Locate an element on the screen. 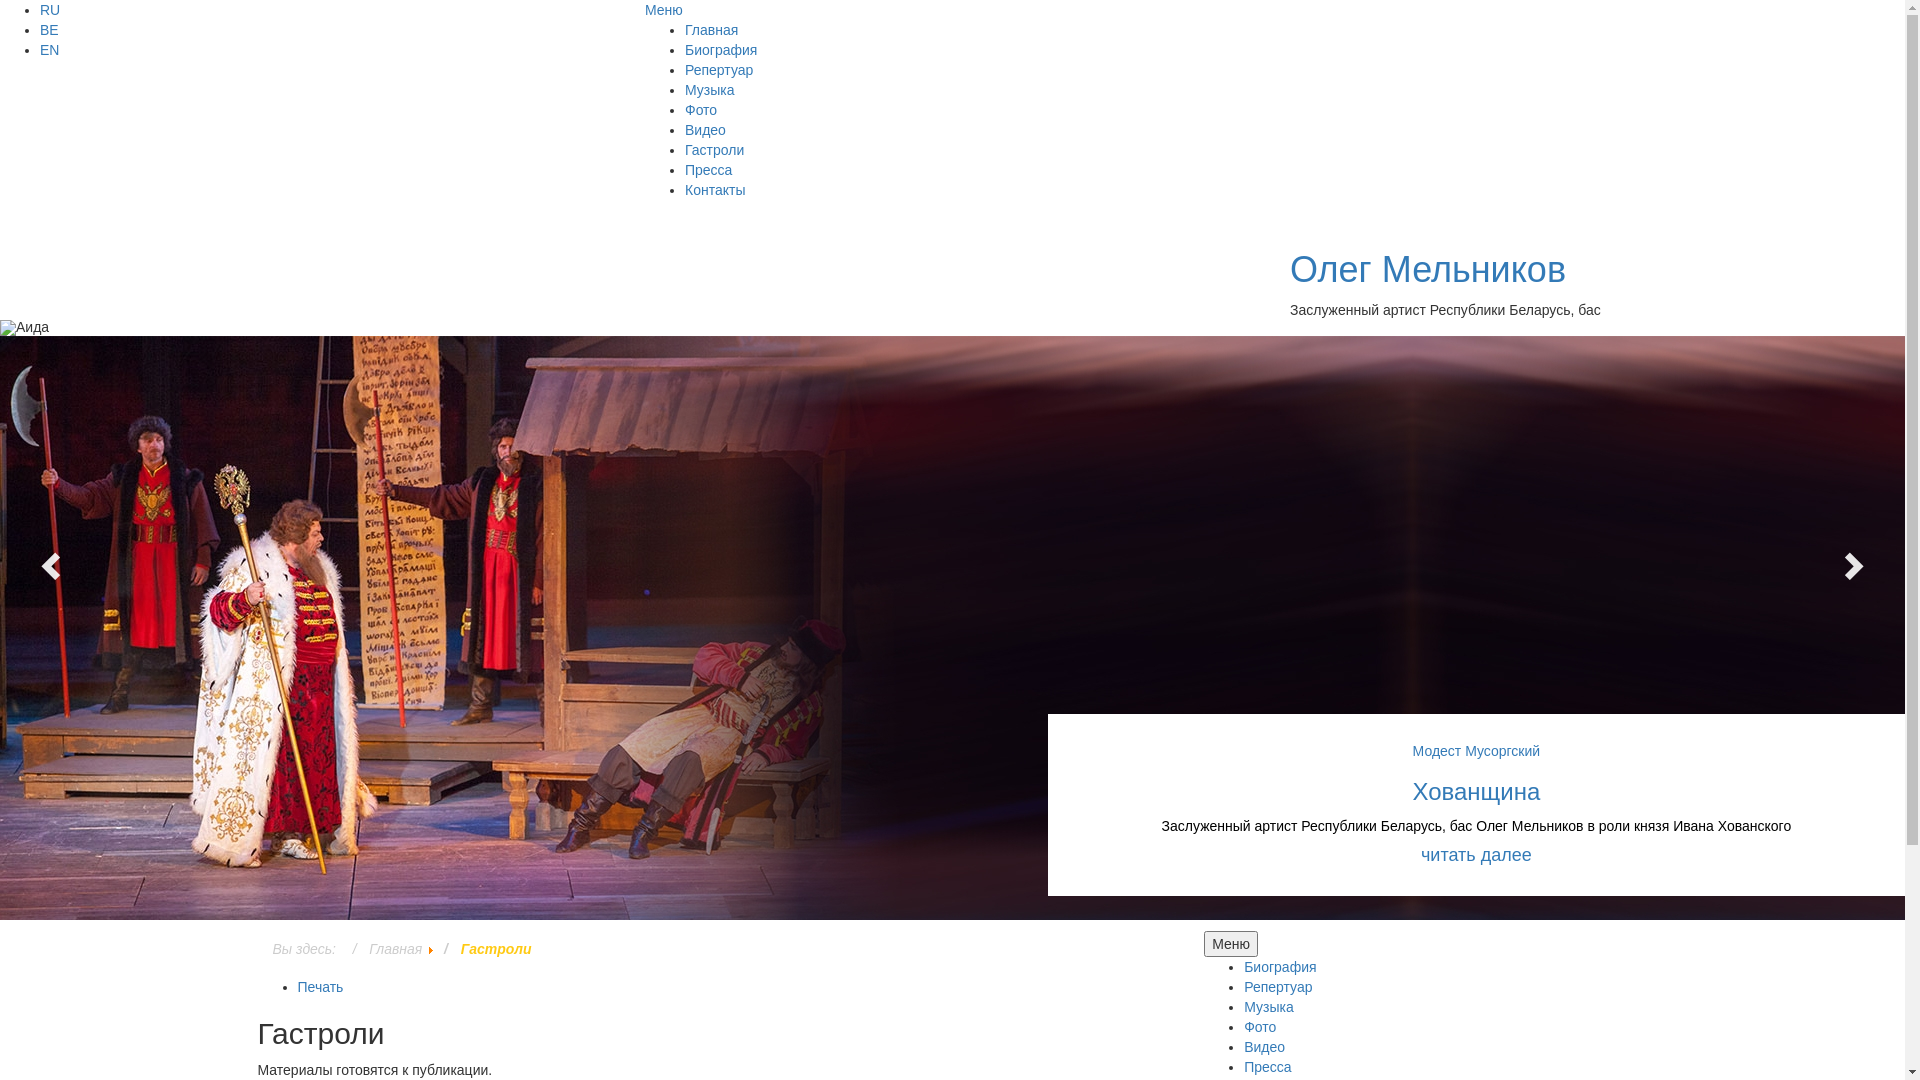  'BE' is located at coordinates (49, 30).